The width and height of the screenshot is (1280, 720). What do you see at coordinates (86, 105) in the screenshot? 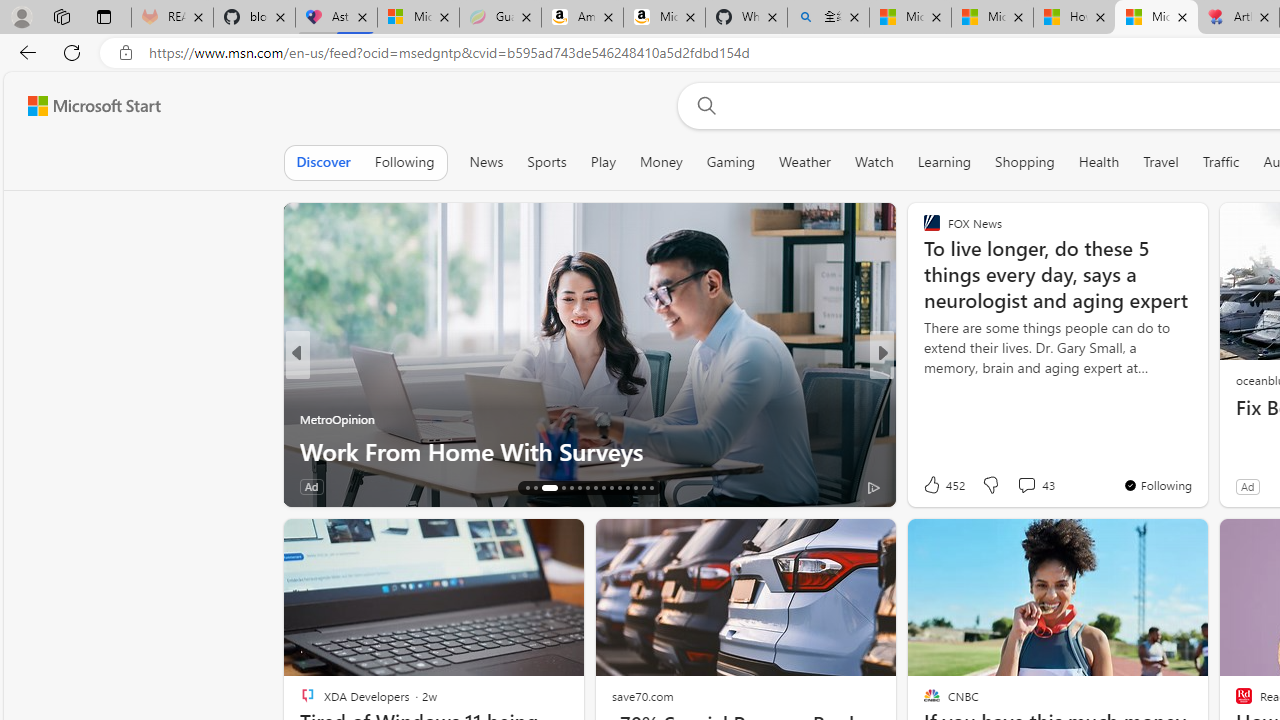
I see `'Skip to content'` at bounding box center [86, 105].